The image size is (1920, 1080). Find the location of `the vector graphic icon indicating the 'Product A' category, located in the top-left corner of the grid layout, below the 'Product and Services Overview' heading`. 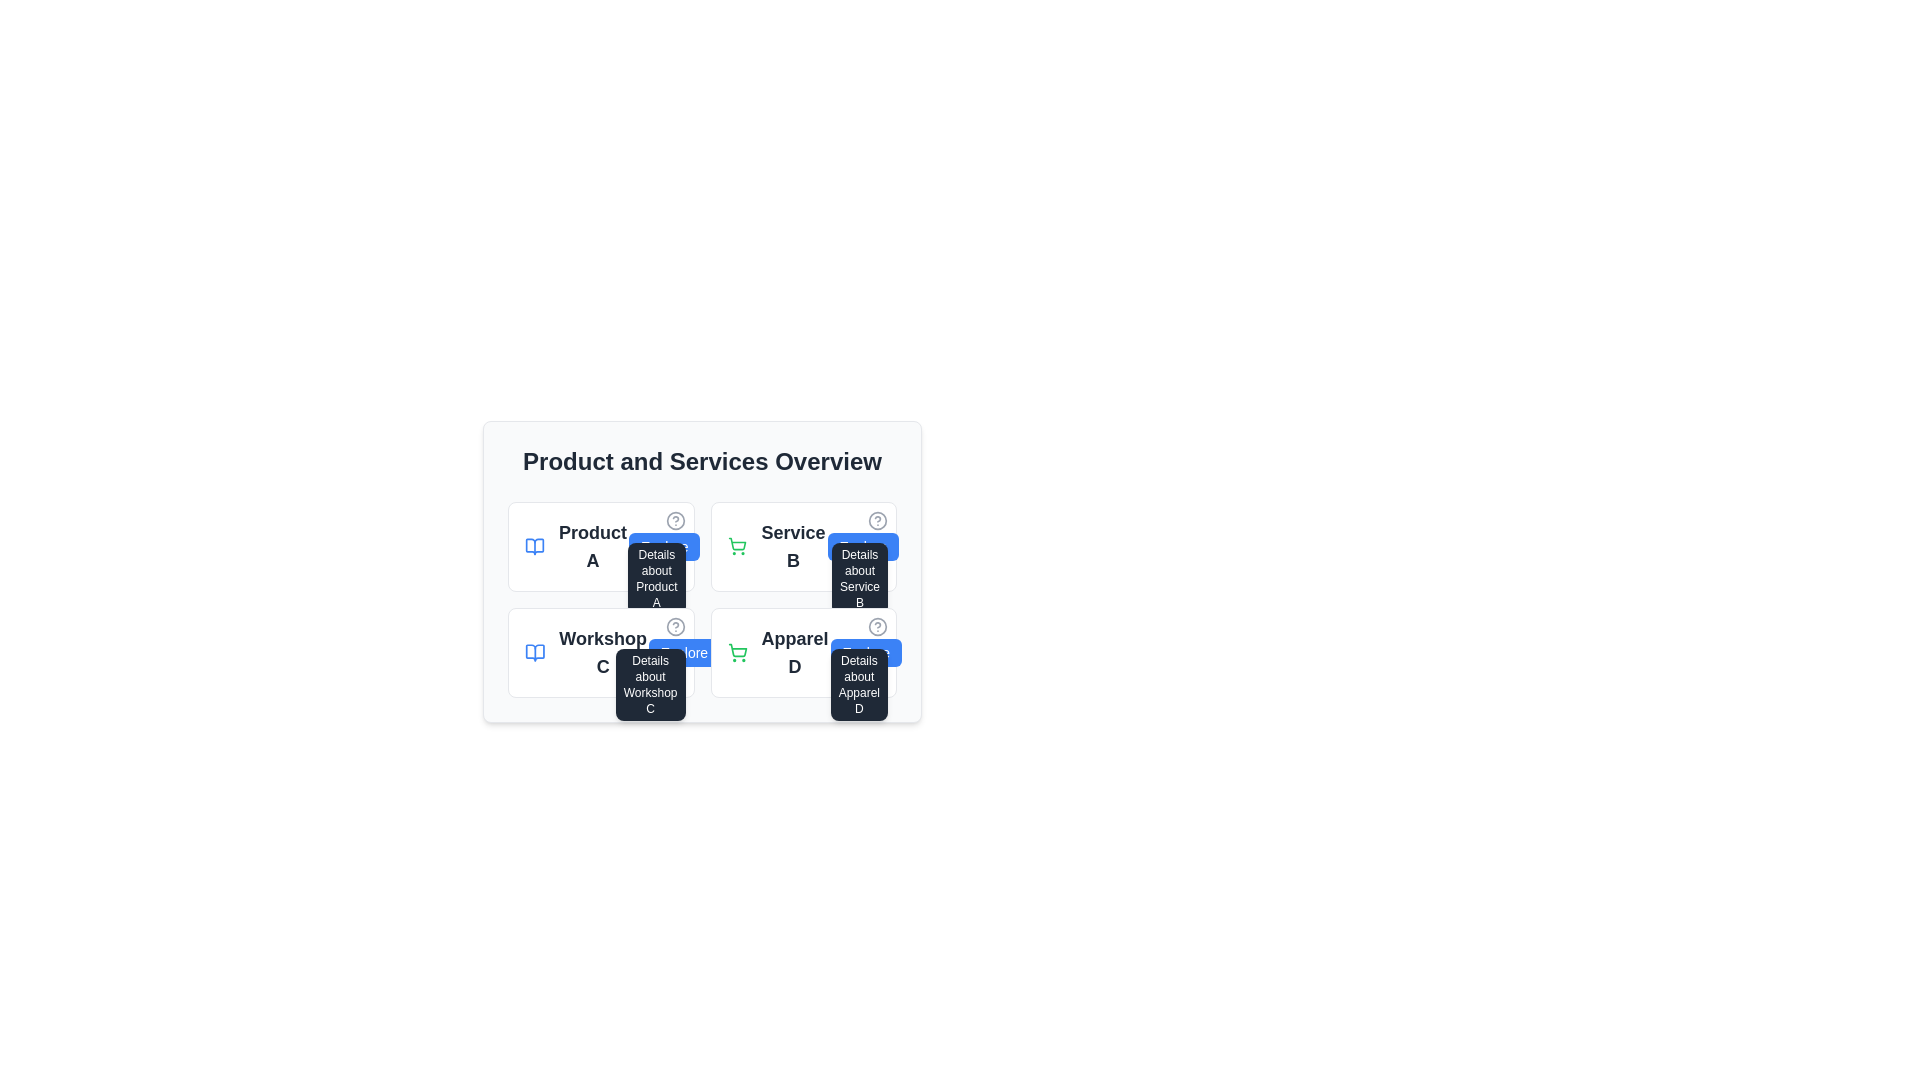

the vector graphic icon indicating the 'Product A' category, located in the top-left corner of the grid layout, below the 'Product and Services Overview' heading is located at coordinates (535, 652).